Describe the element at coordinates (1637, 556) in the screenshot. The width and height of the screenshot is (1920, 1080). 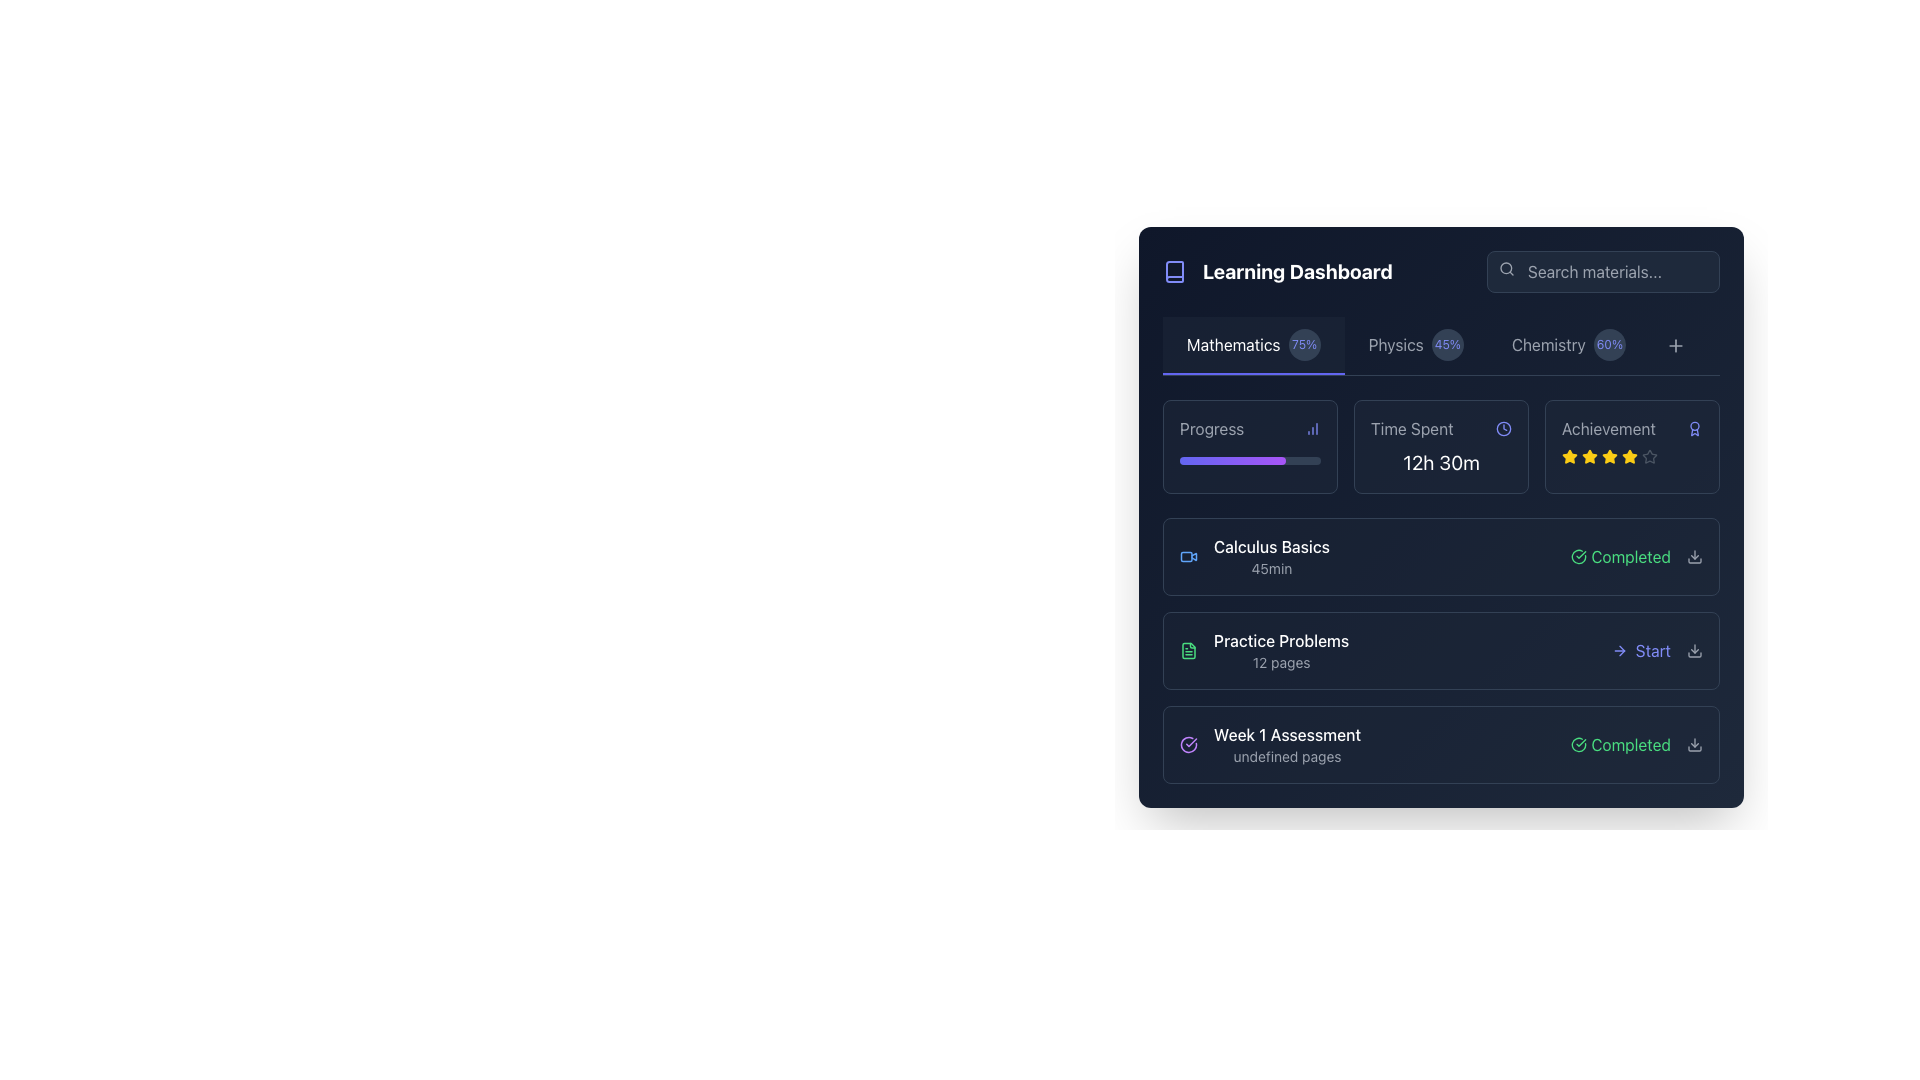
I see `the Status indicator with text and icon located at the far right of the 'Calculus Basics' entry in the learning dashboard` at that location.